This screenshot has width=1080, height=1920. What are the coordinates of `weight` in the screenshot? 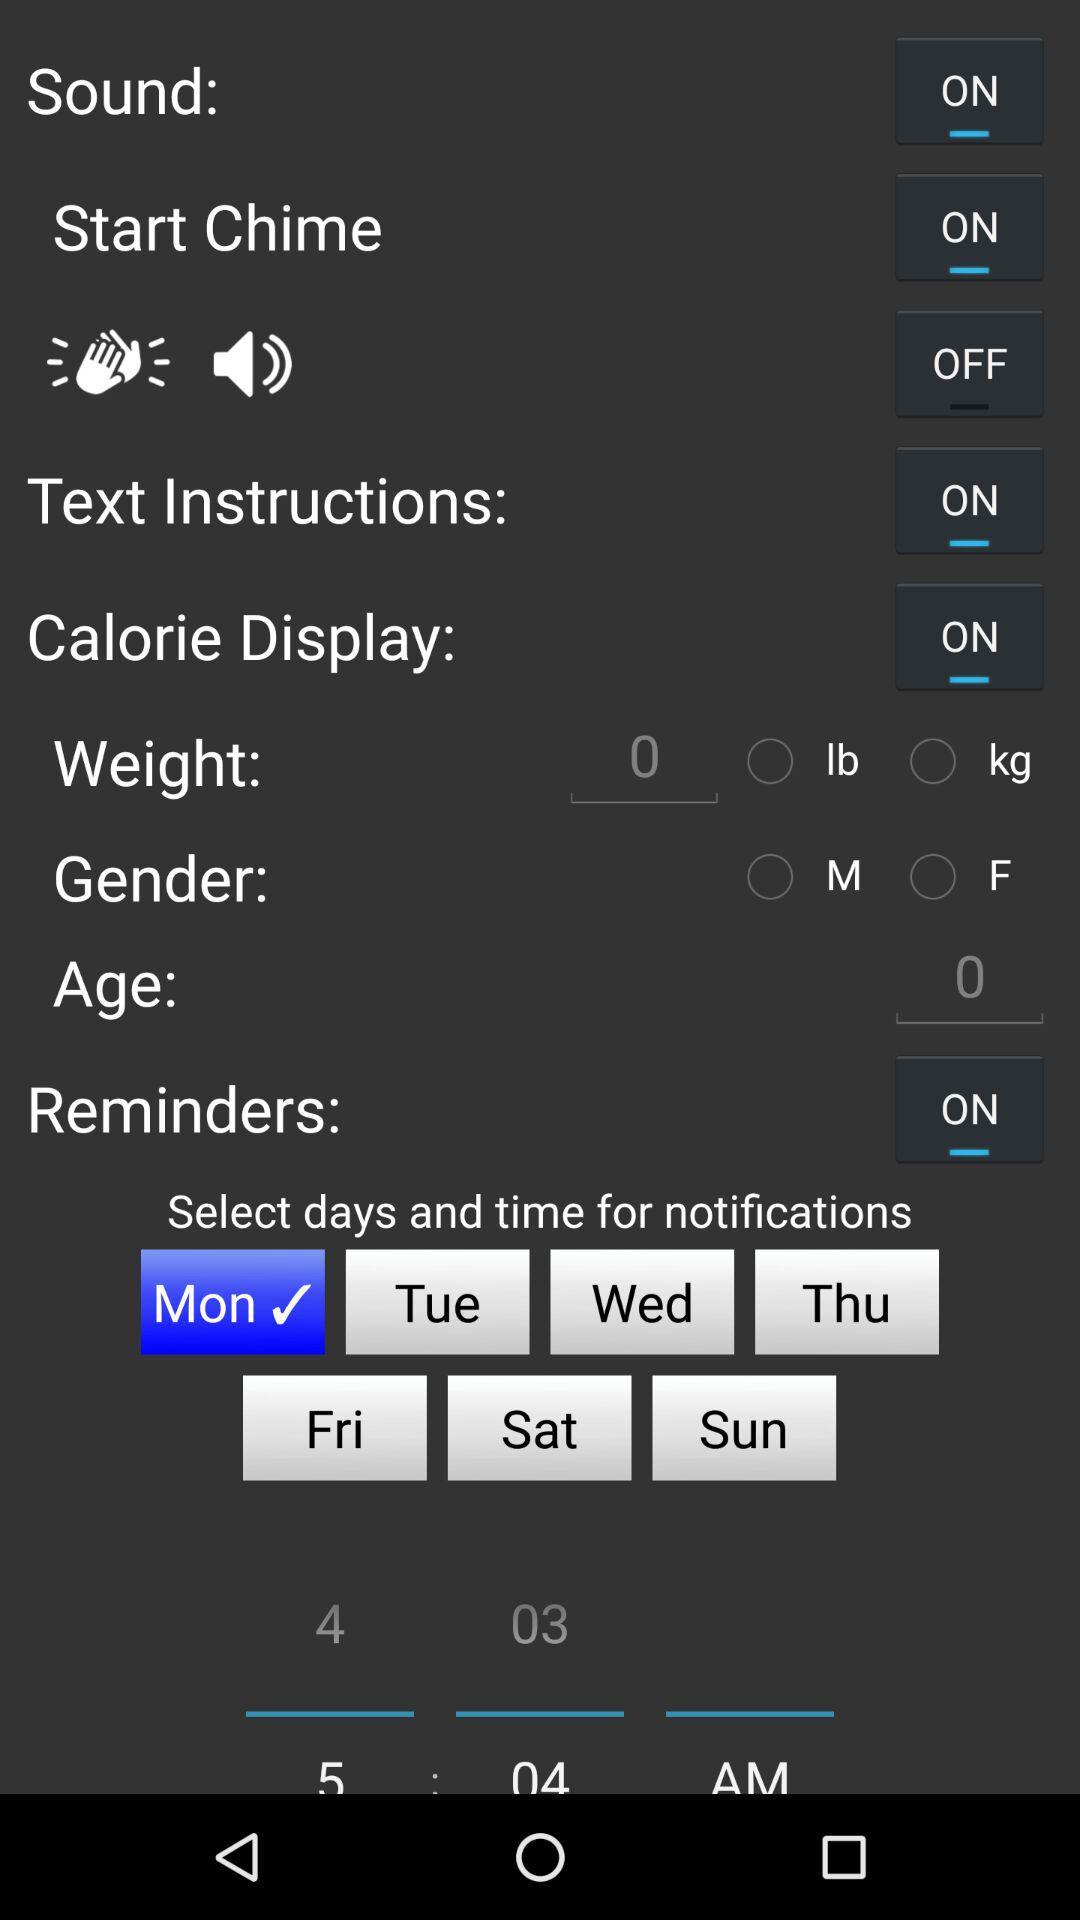 It's located at (774, 760).